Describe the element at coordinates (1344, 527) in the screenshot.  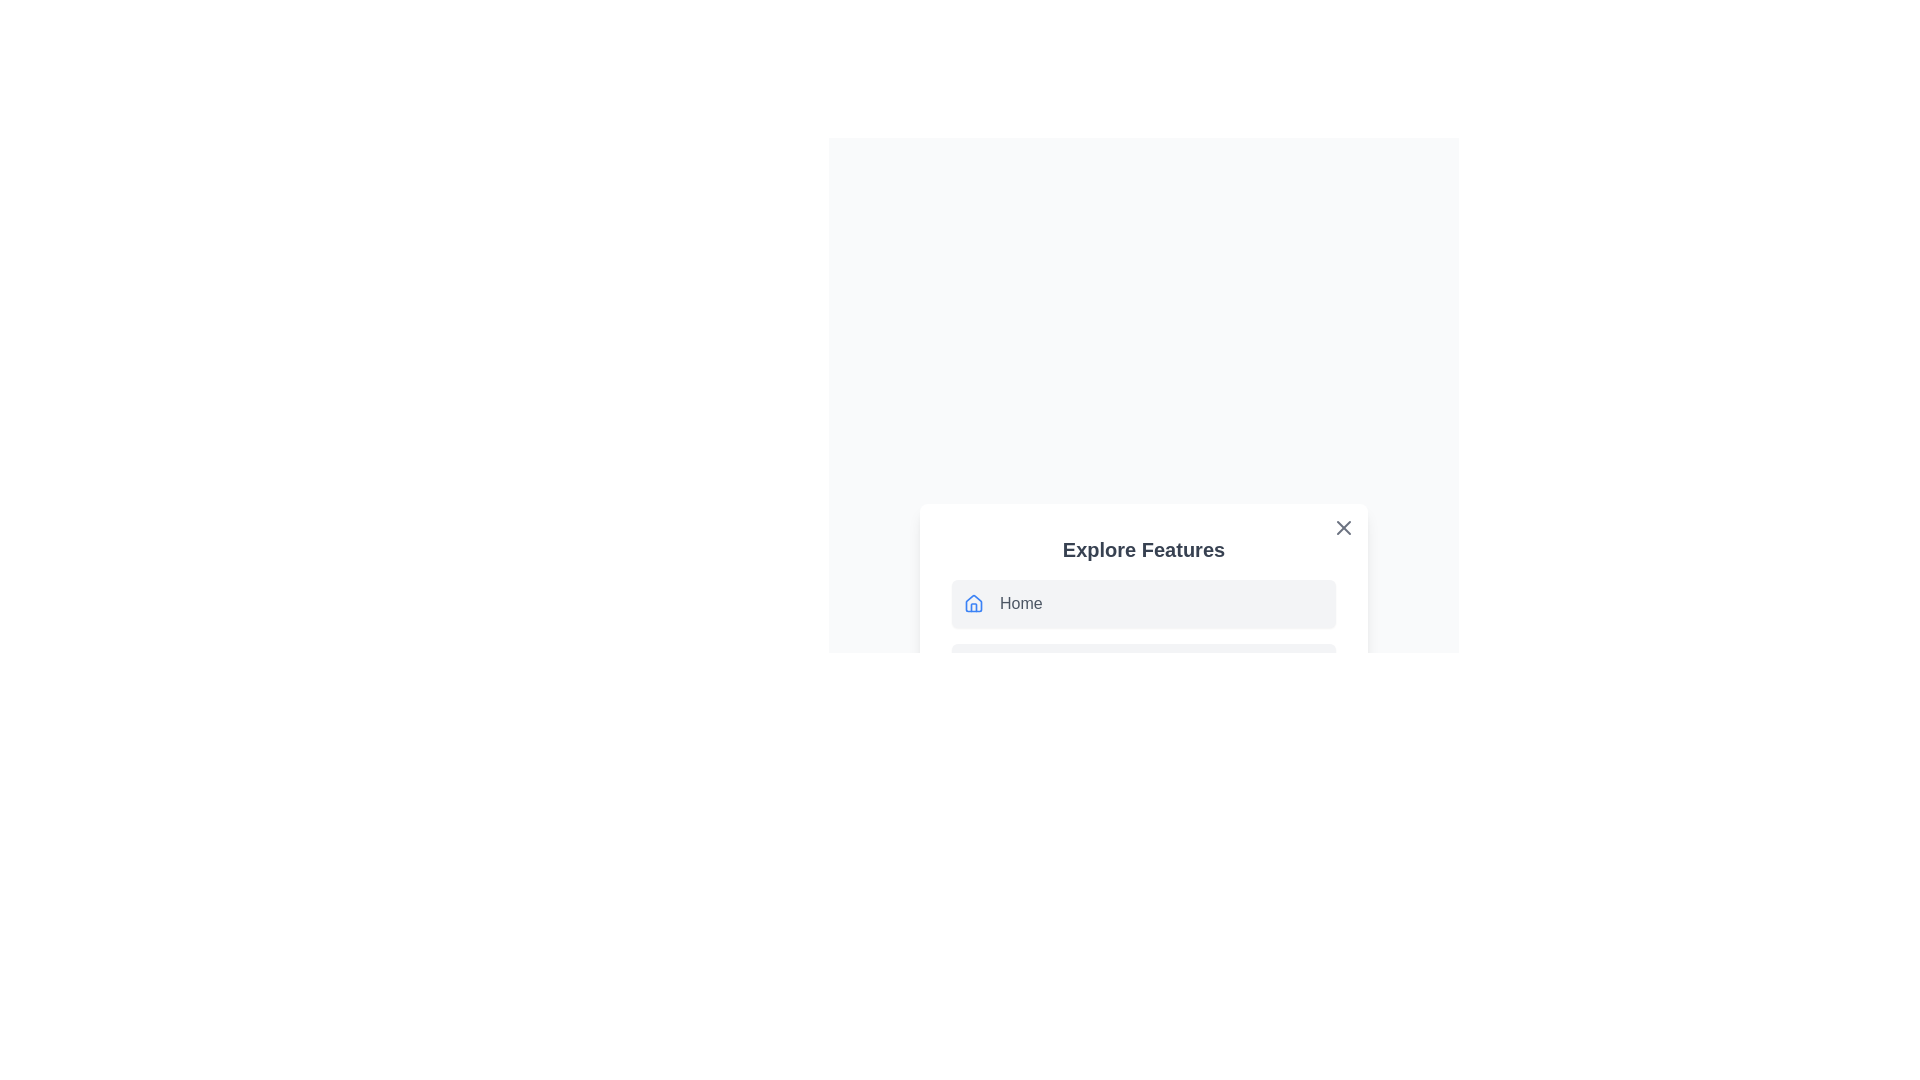
I see `the close button located at the top-right corner of the 'Explore Features' dialog box` at that location.